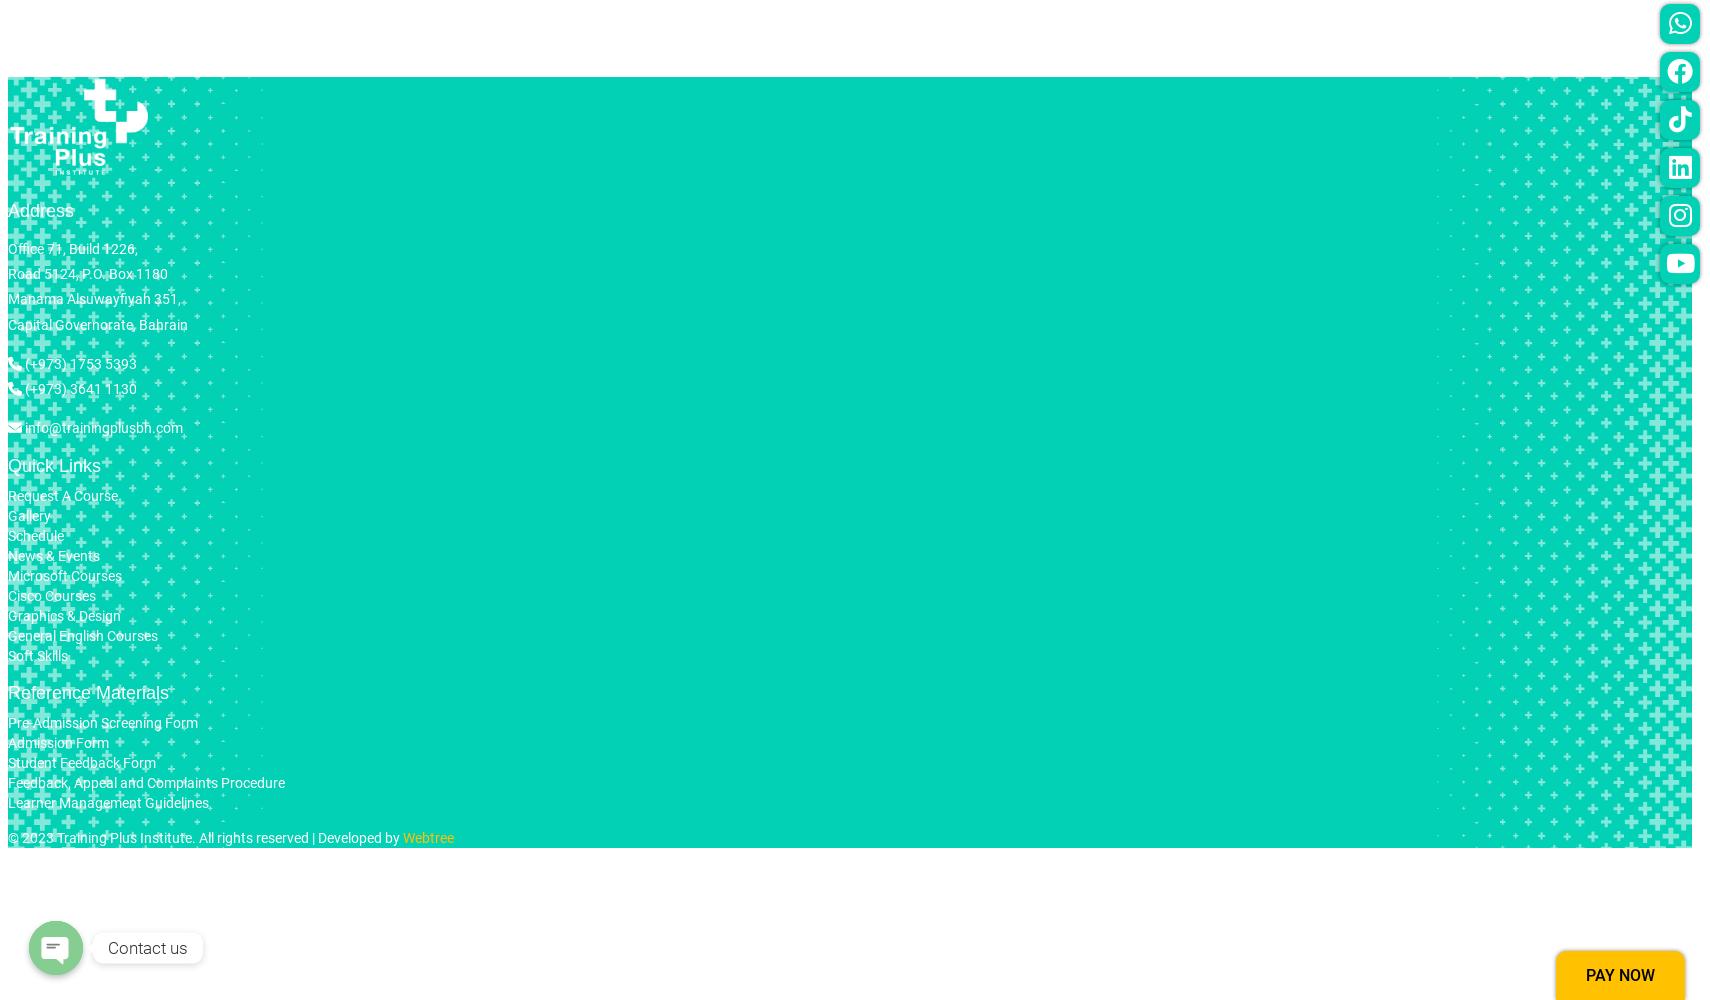 The height and width of the screenshot is (1000, 1710). What do you see at coordinates (63, 615) in the screenshot?
I see `'Graphics & Design'` at bounding box center [63, 615].